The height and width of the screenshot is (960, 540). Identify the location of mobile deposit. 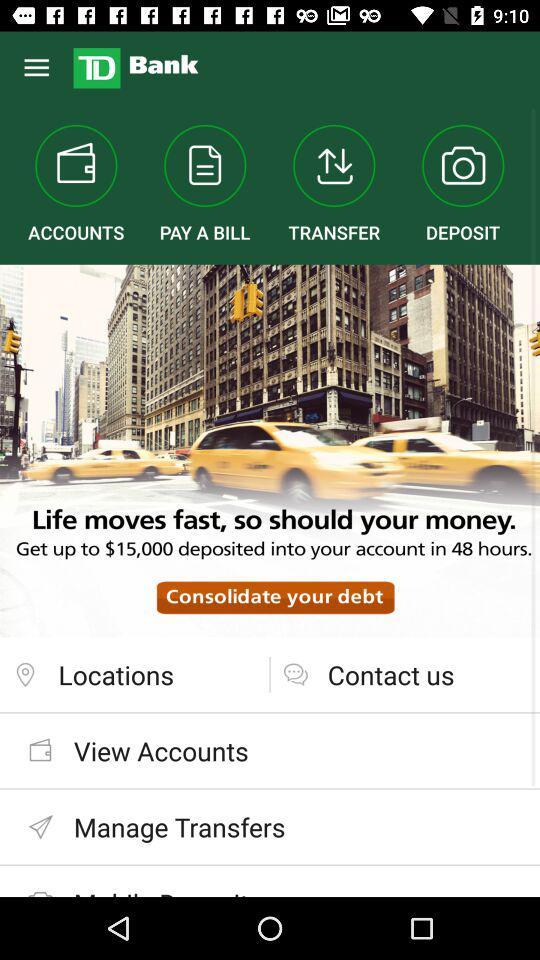
(270, 880).